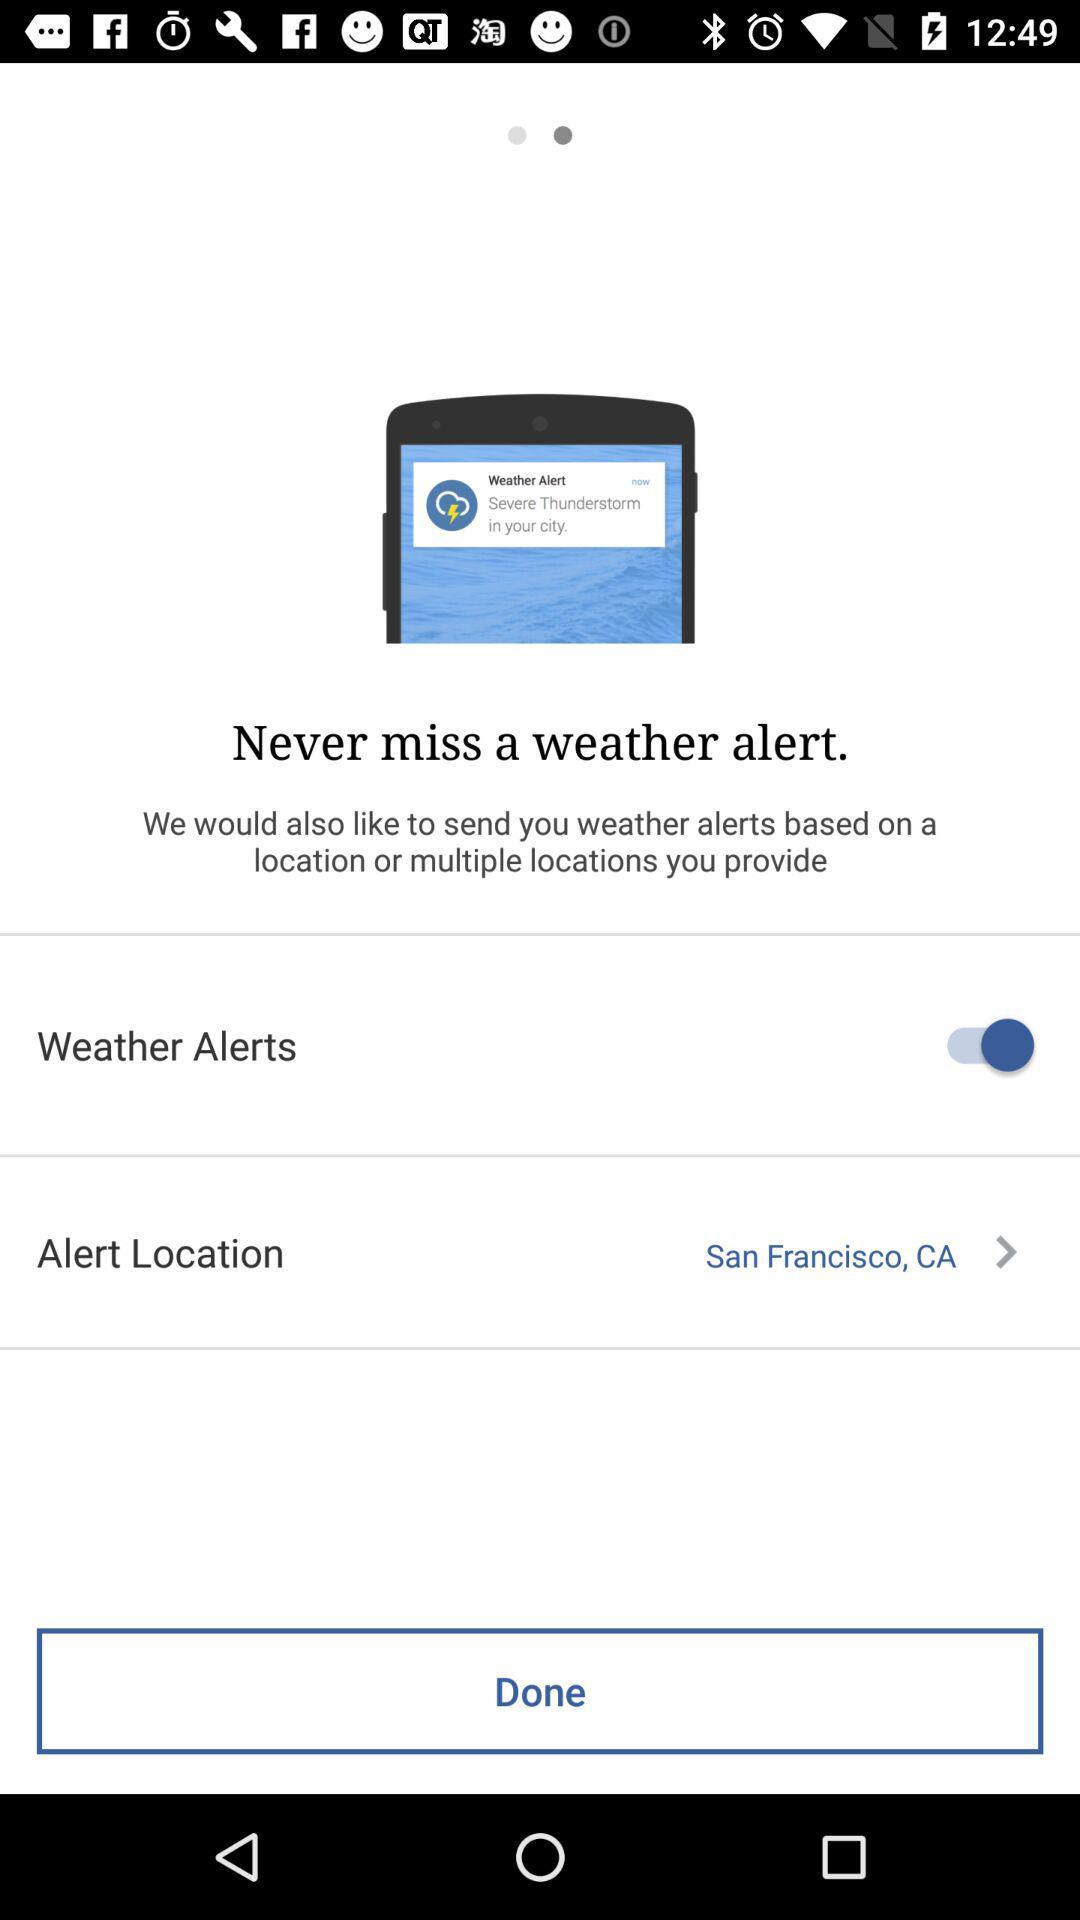  What do you see at coordinates (540, 1690) in the screenshot?
I see `the done` at bounding box center [540, 1690].